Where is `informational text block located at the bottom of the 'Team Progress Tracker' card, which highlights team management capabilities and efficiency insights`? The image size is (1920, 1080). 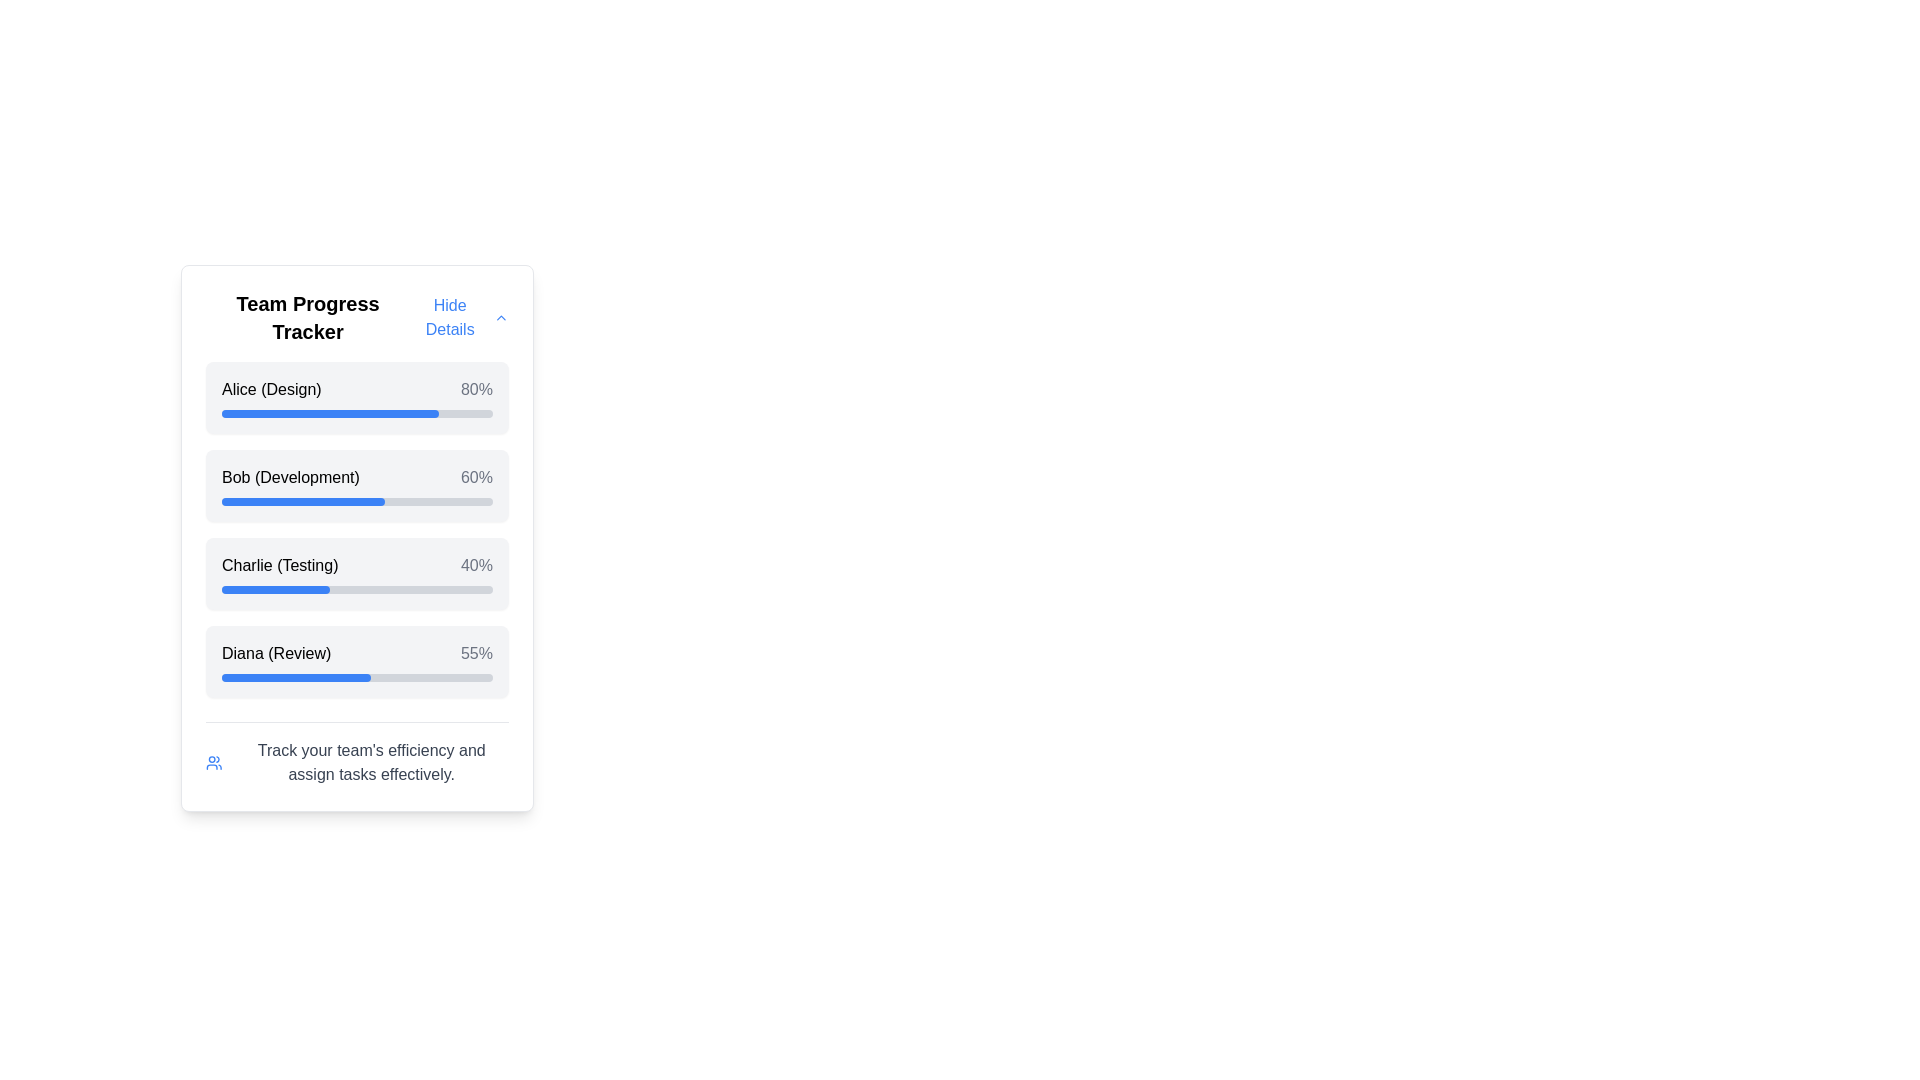 informational text block located at the bottom of the 'Team Progress Tracker' card, which highlights team management capabilities and efficiency insights is located at coordinates (357, 754).